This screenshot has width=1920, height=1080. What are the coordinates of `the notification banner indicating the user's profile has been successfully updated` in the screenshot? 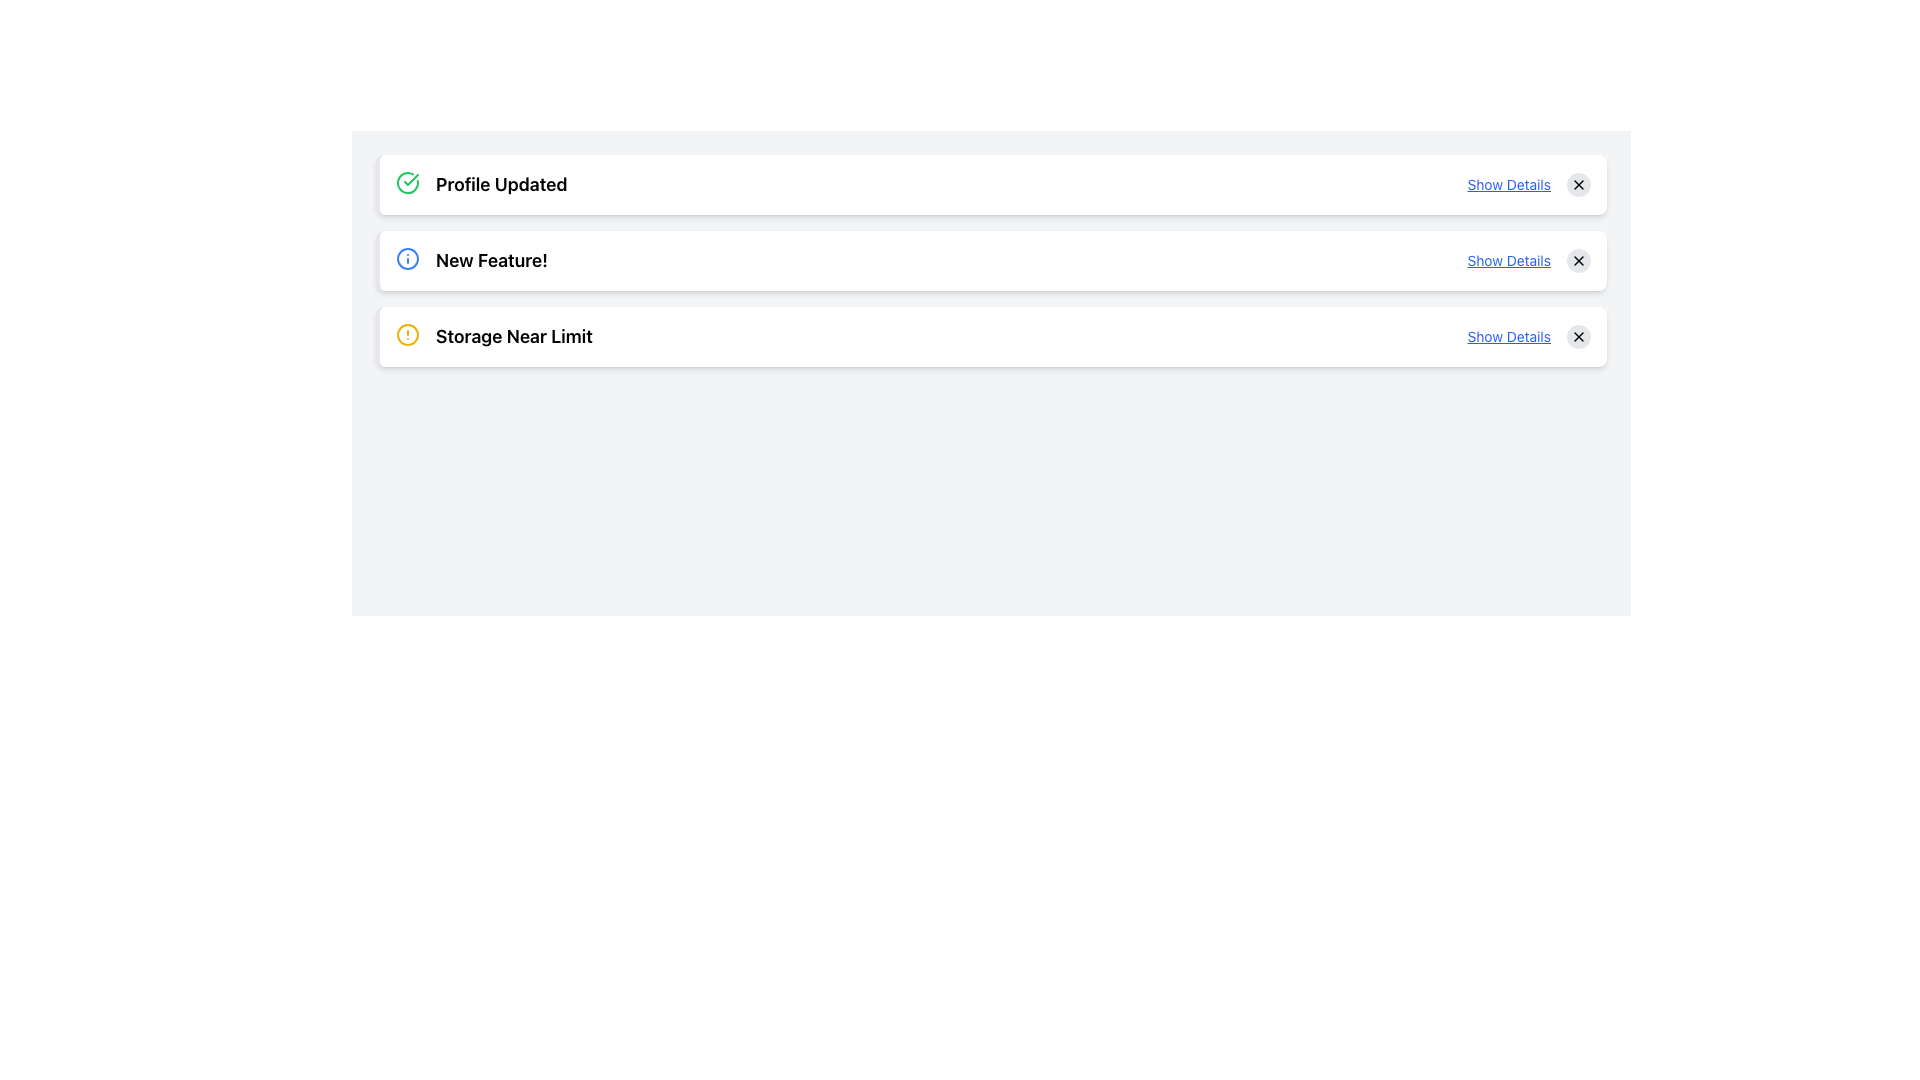 It's located at (481, 185).